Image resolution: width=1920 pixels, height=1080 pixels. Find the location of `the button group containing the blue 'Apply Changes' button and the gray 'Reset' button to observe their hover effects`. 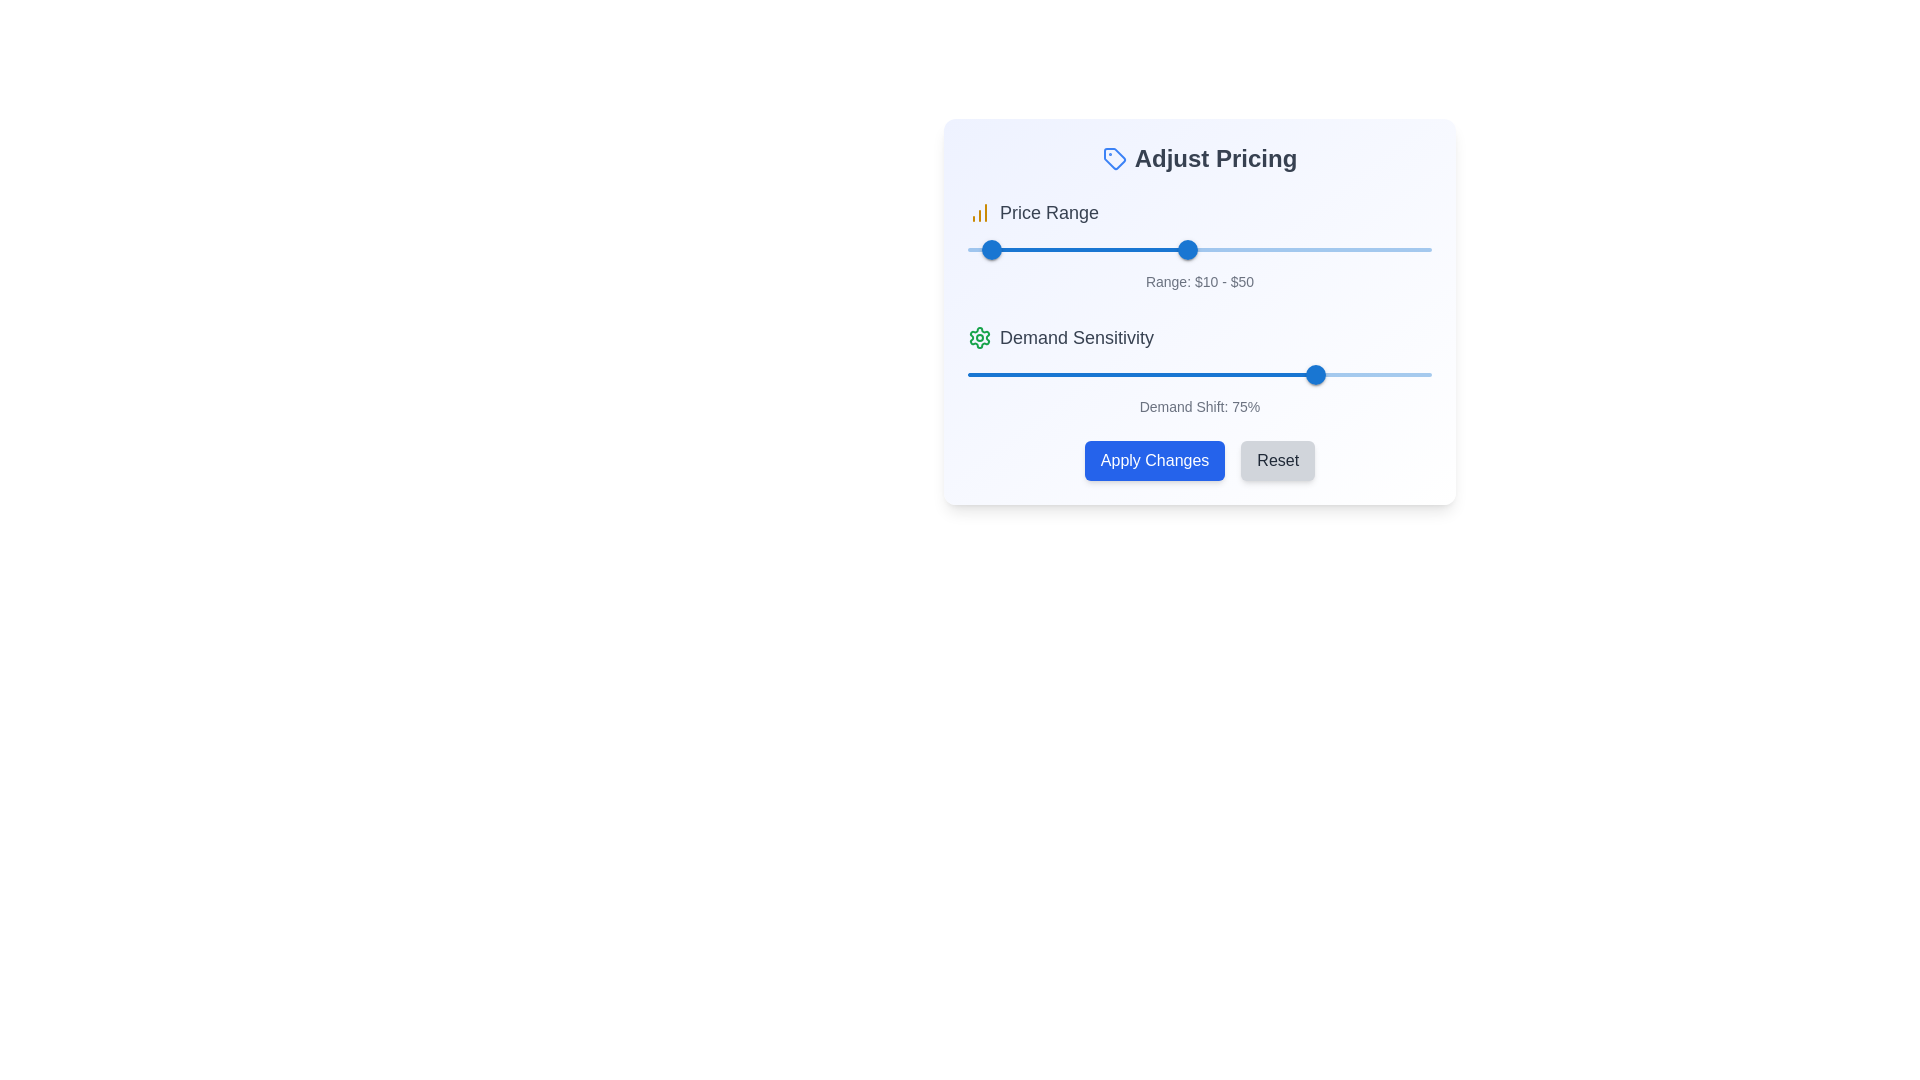

the button group containing the blue 'Apply Changes' button and the gray 'Reset' button to observe their hover effects is located at coordinates (1200, 461).